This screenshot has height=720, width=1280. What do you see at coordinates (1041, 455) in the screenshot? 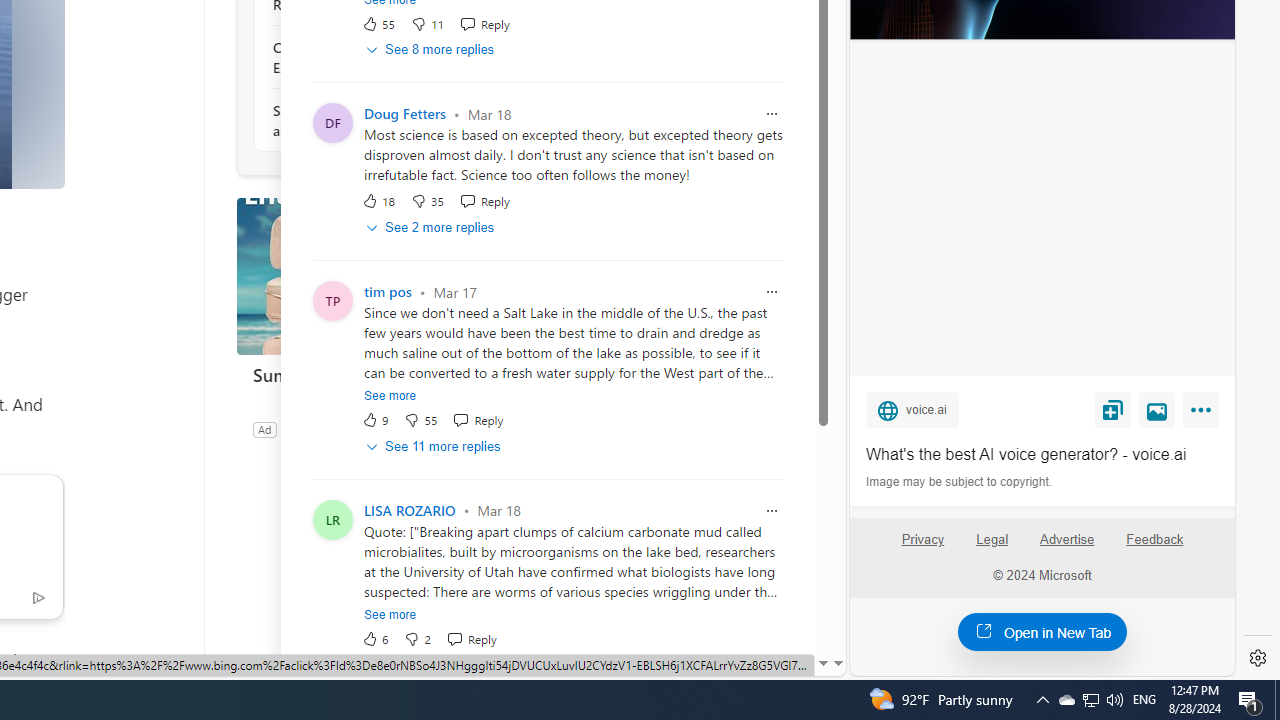
I see `'What'` at bounding box center [1041, 455].